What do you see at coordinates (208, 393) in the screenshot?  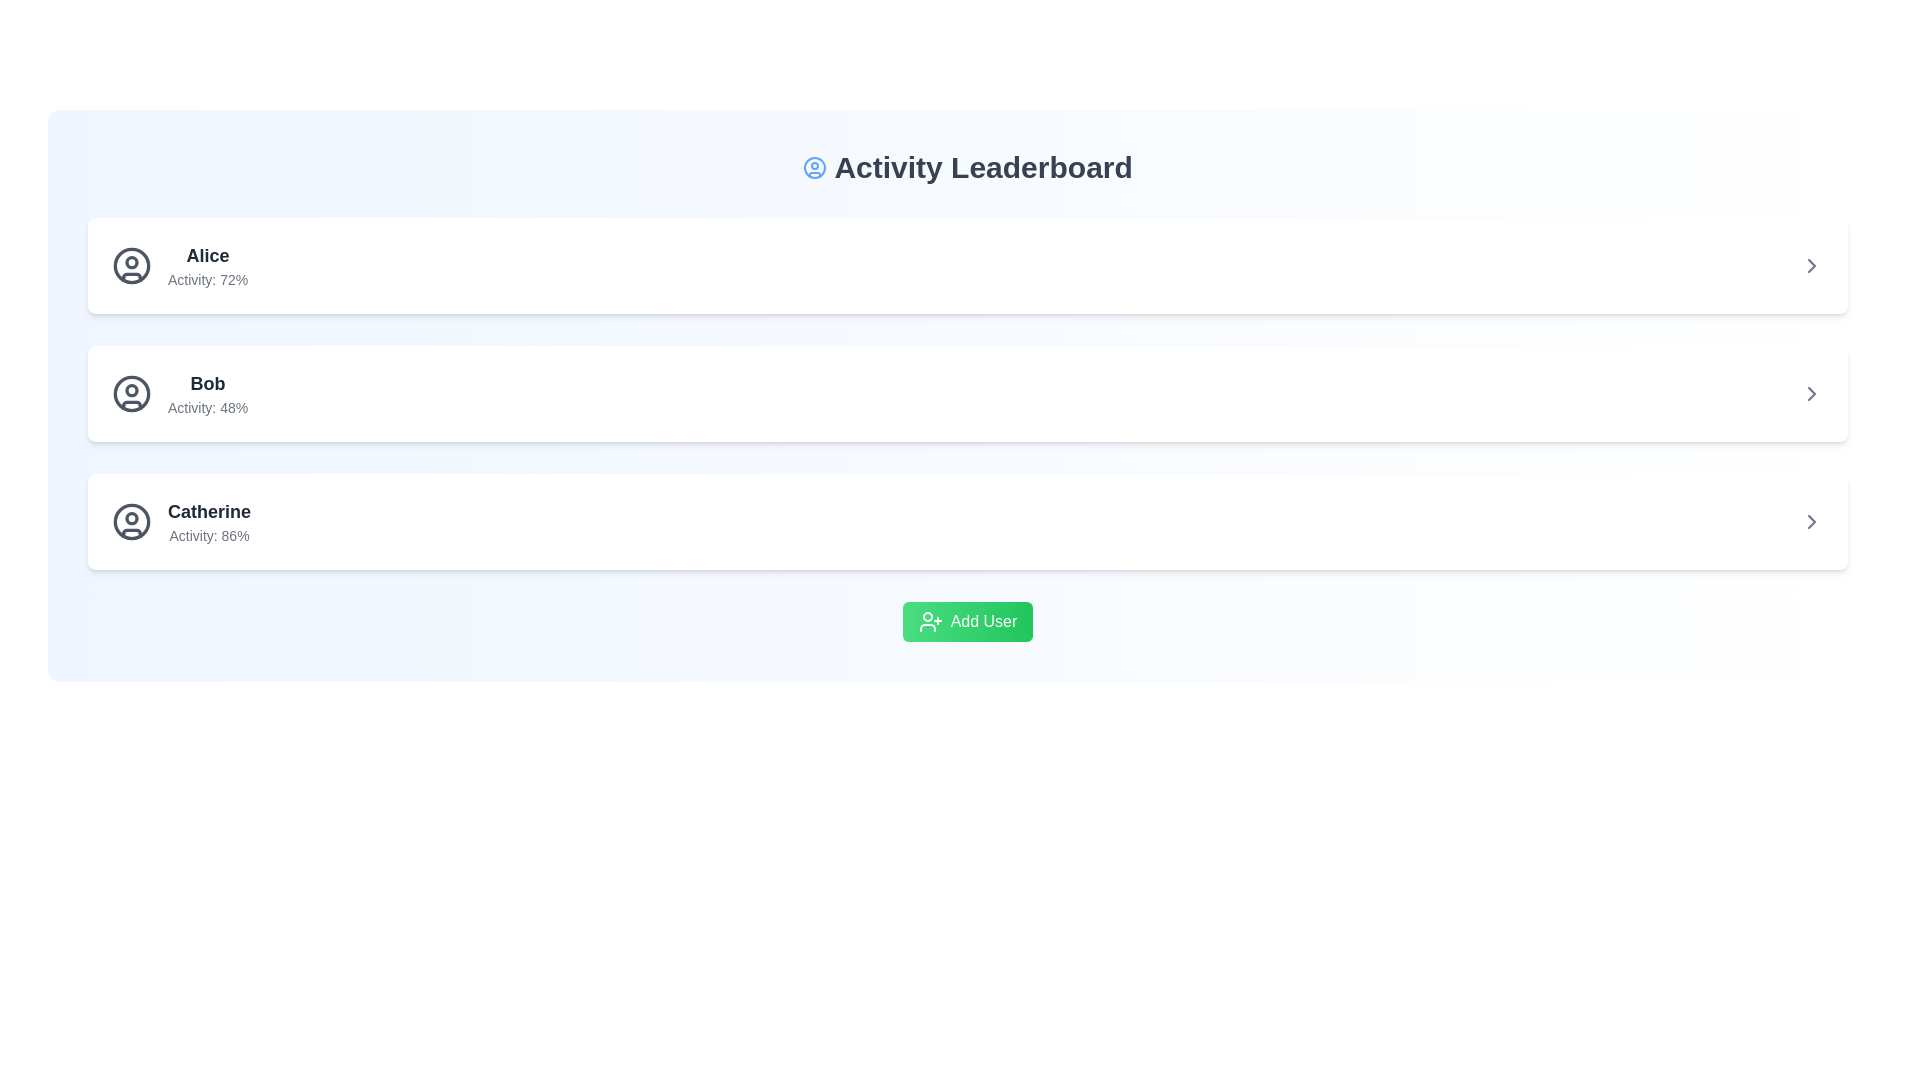 I see `the Text display element that shows the individual's name 'Bob' and their activity percentage '48%' in the Activity Leaderboard interface, located in the second row of user entries` at bounding box center [208, 393].